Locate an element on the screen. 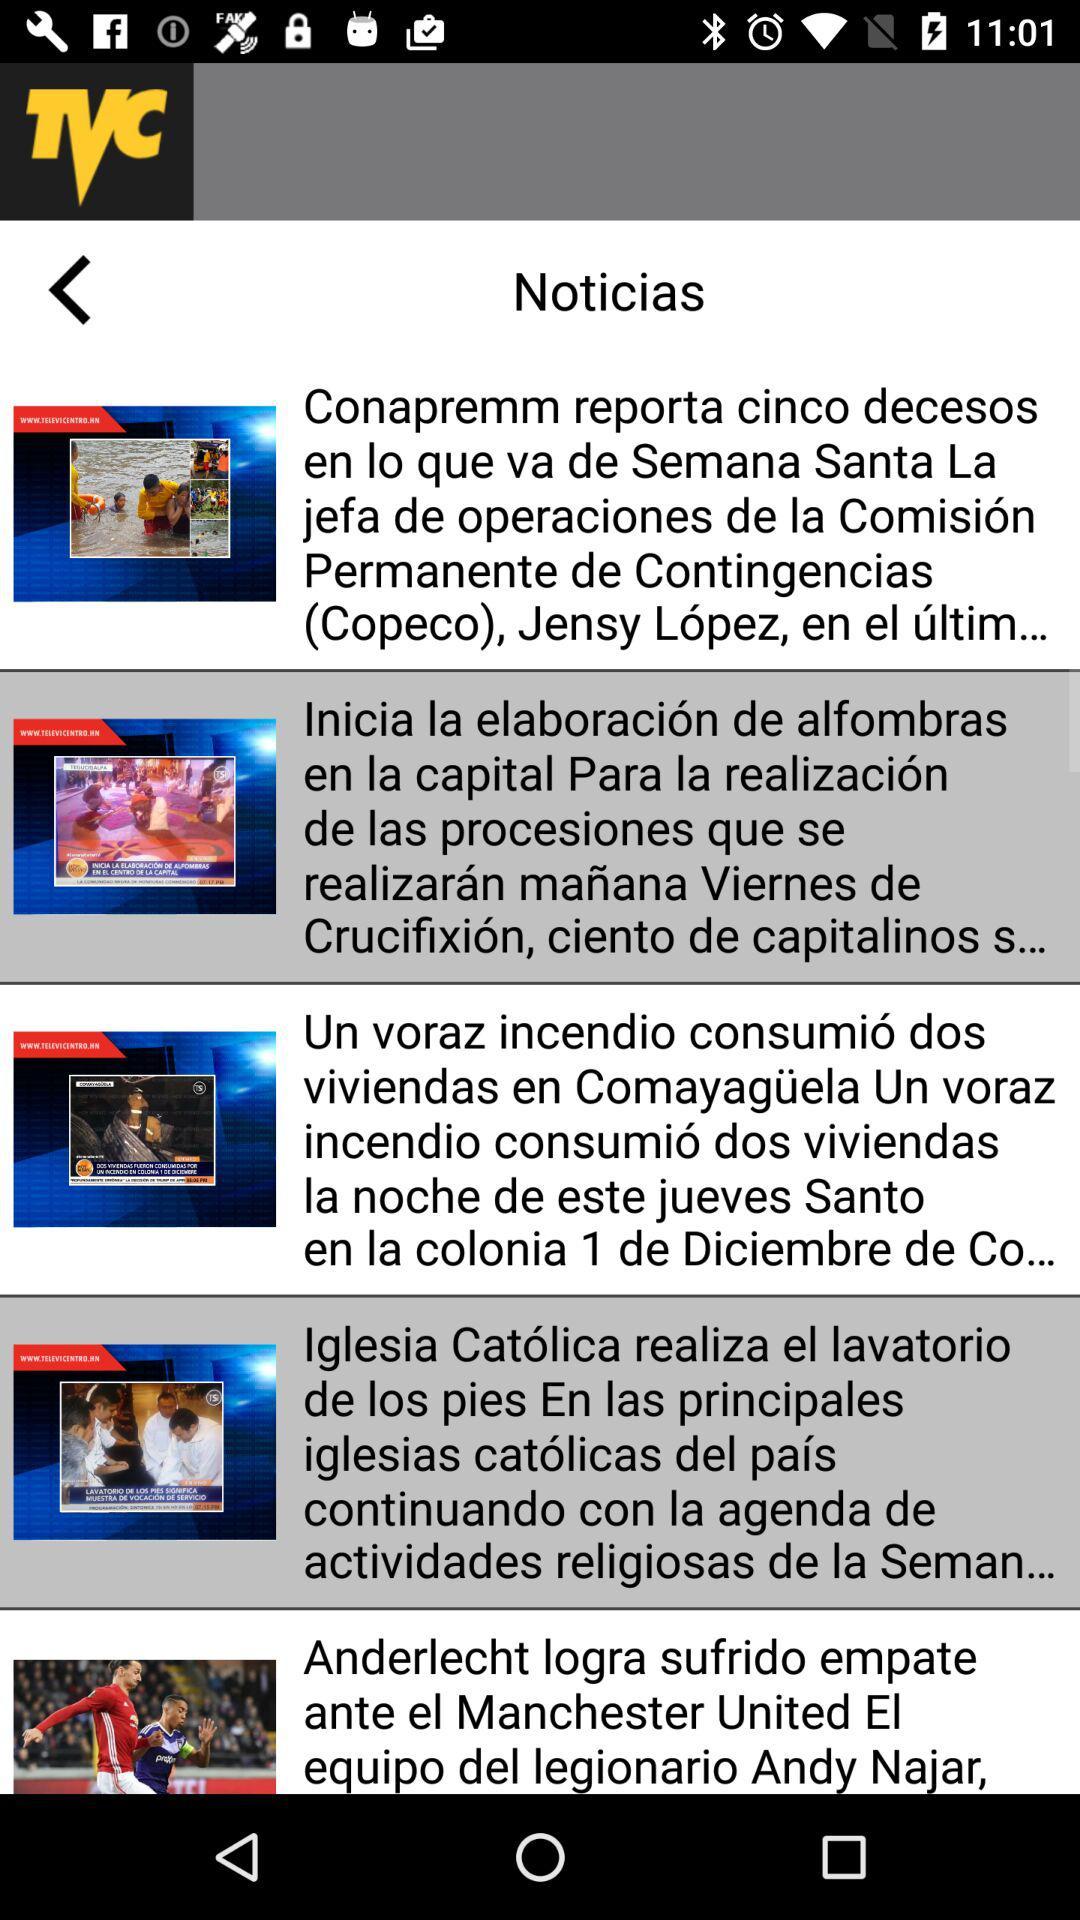  the conapremm reporta cinco app is located at coordinates (683, 514).